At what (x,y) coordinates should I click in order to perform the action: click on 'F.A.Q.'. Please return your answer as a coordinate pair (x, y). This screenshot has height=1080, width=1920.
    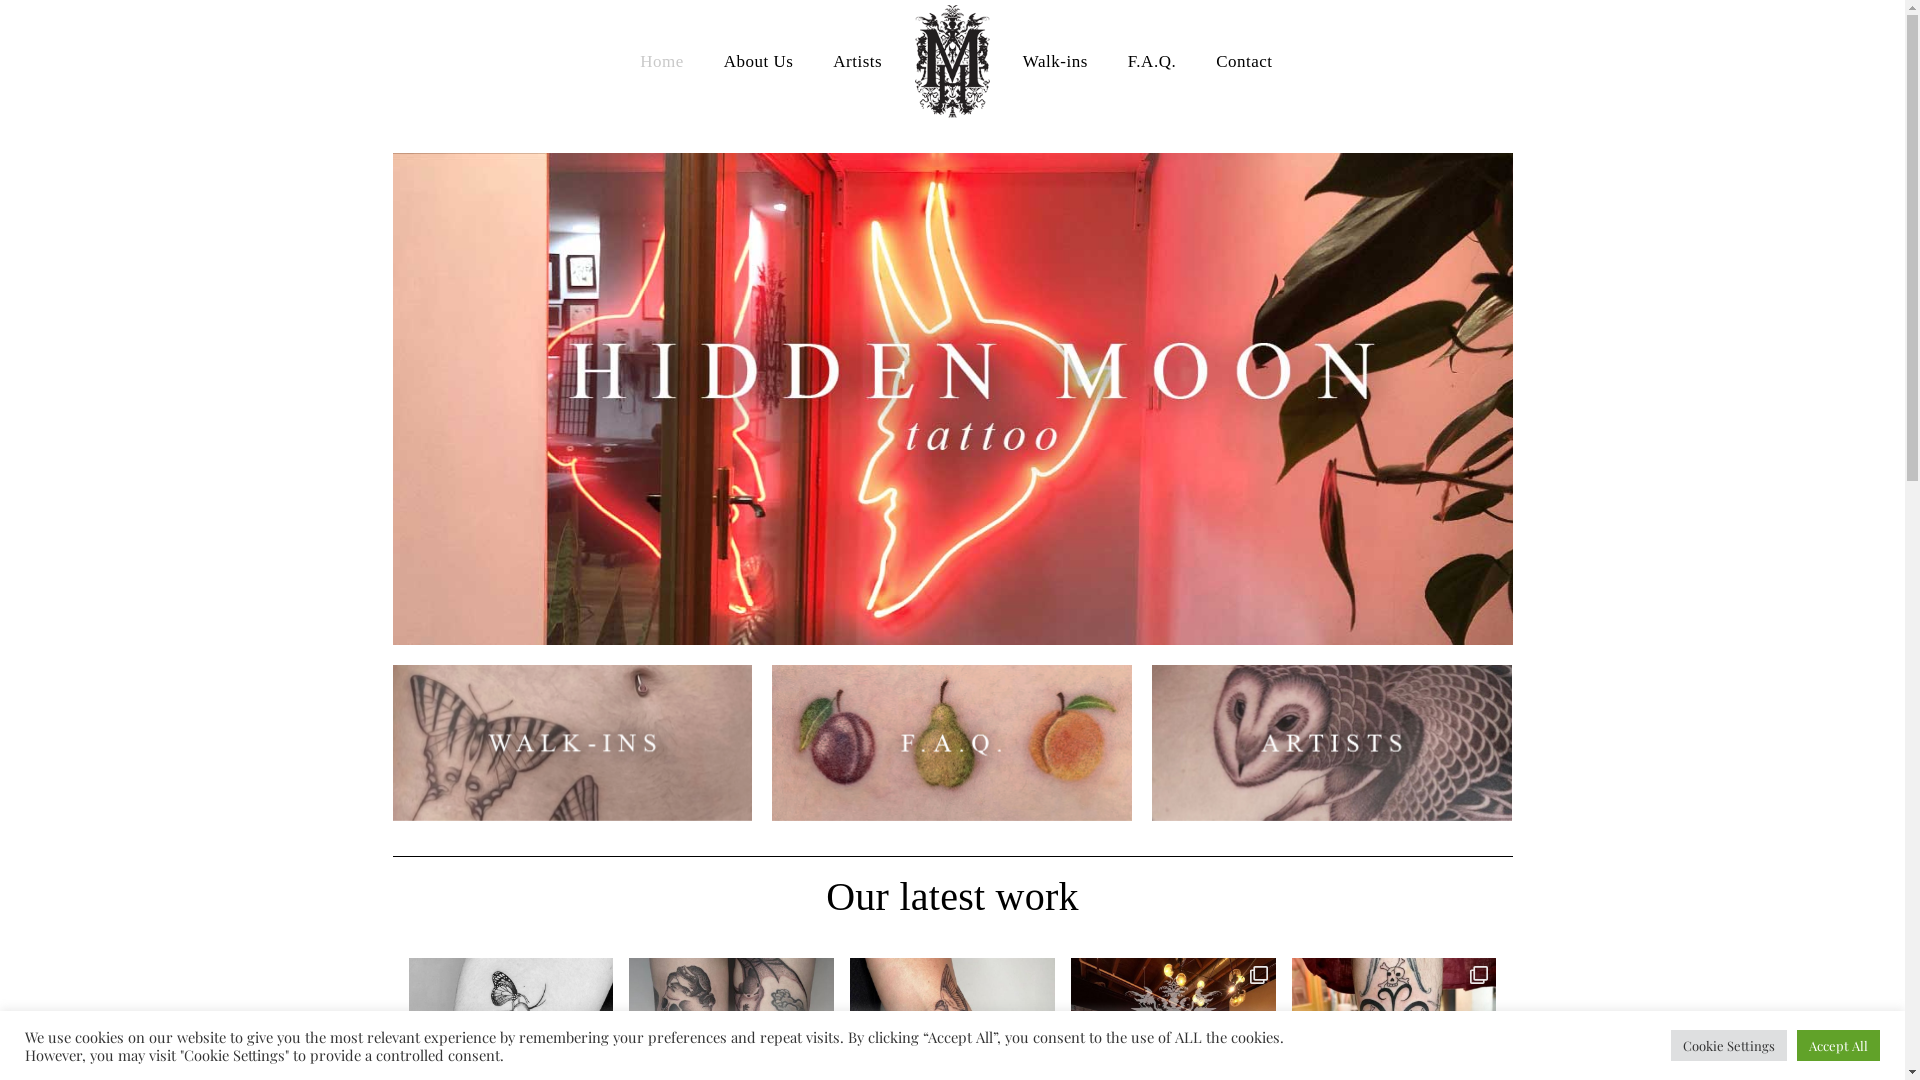
    Looking at the image, I should click on (1152, 60).